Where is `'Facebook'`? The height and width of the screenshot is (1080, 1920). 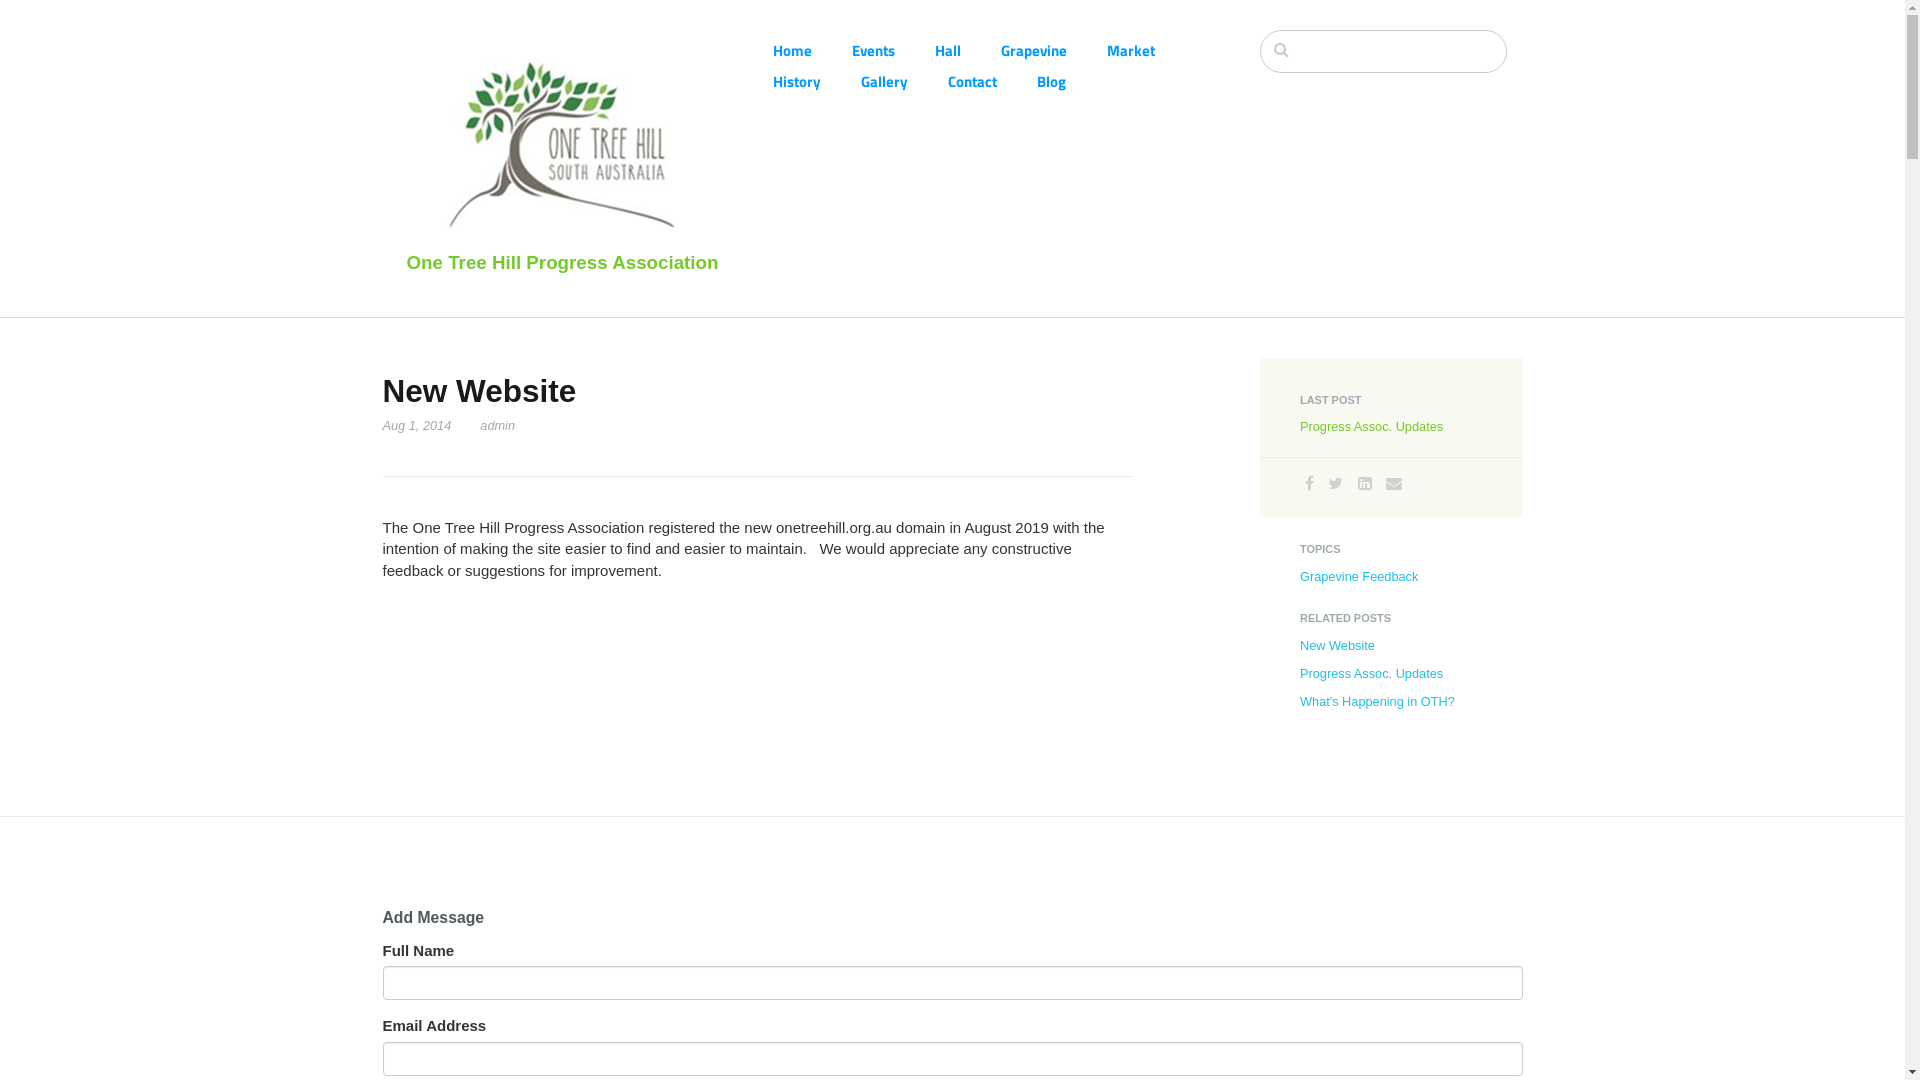 'Facebook' is located at coordinates (1309, 483).